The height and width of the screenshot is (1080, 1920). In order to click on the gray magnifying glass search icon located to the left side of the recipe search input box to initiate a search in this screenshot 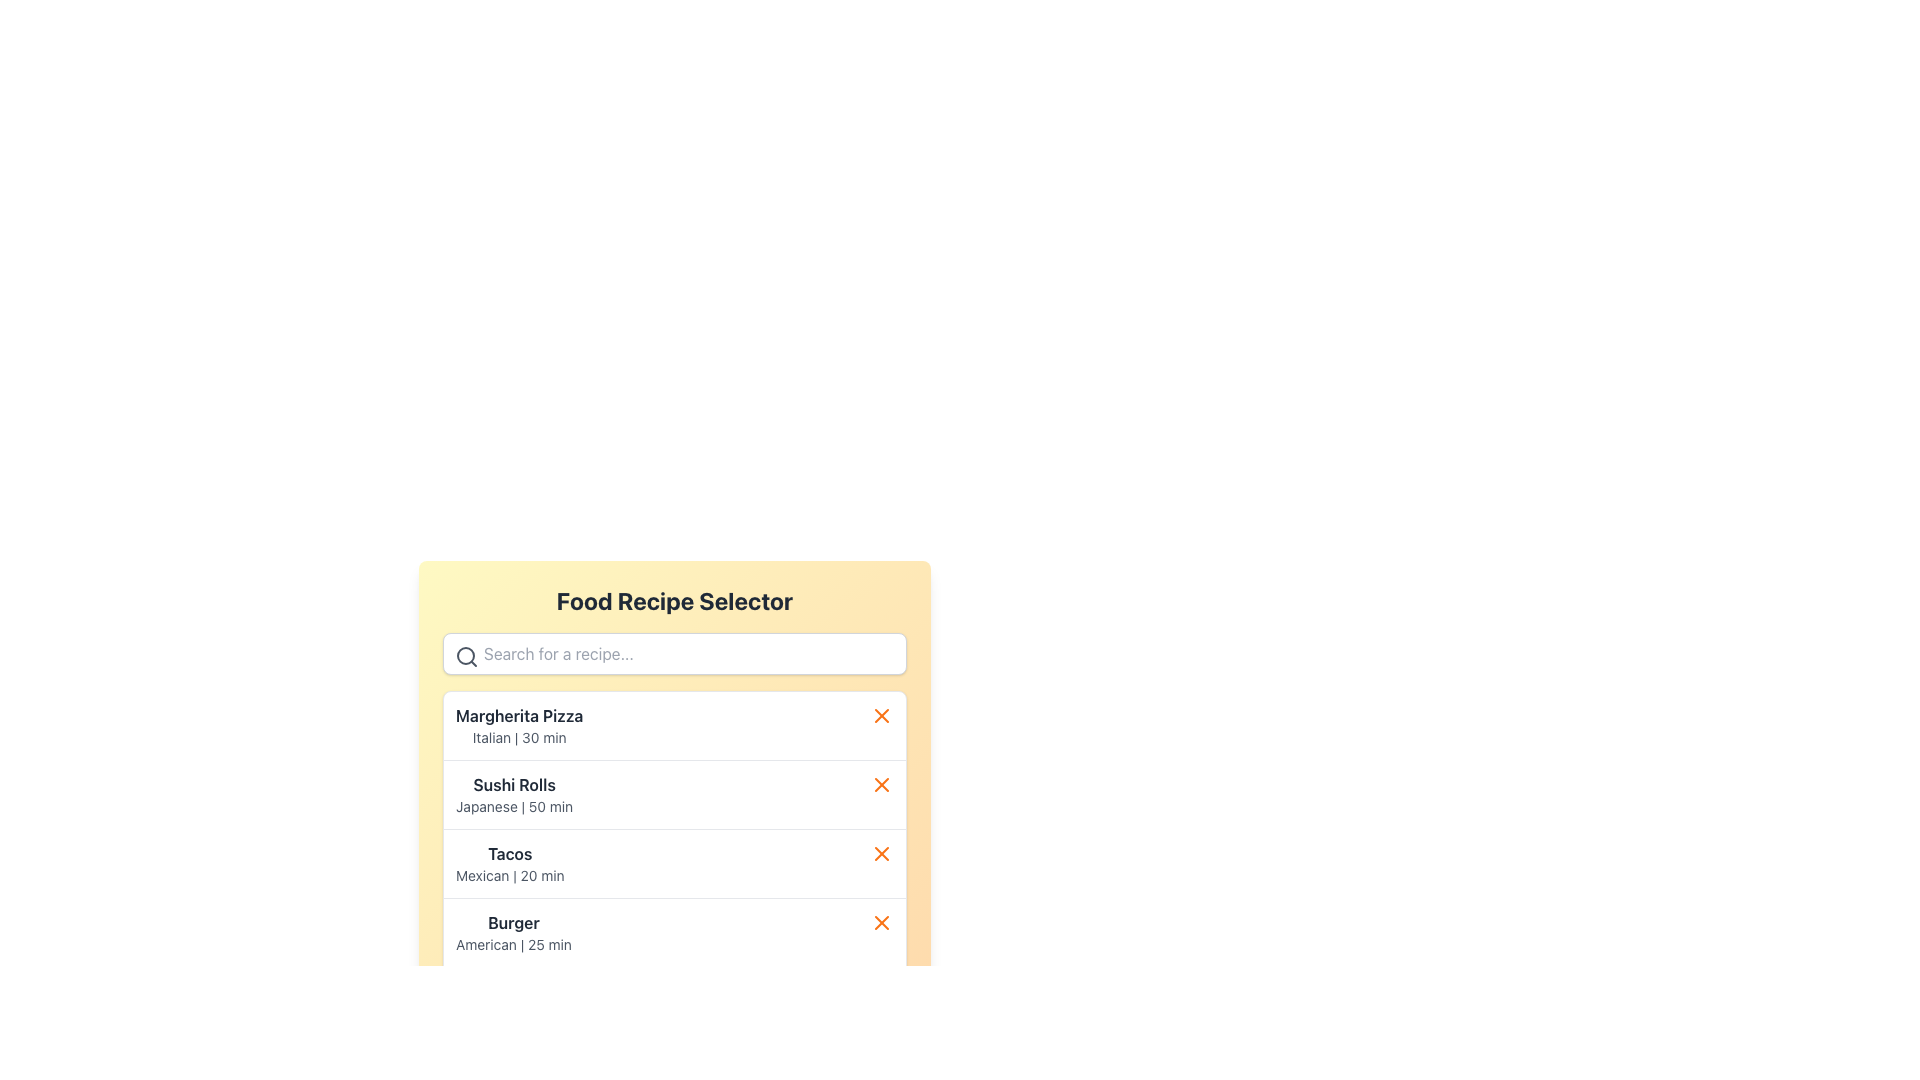, I will do `click(465, 656)`.